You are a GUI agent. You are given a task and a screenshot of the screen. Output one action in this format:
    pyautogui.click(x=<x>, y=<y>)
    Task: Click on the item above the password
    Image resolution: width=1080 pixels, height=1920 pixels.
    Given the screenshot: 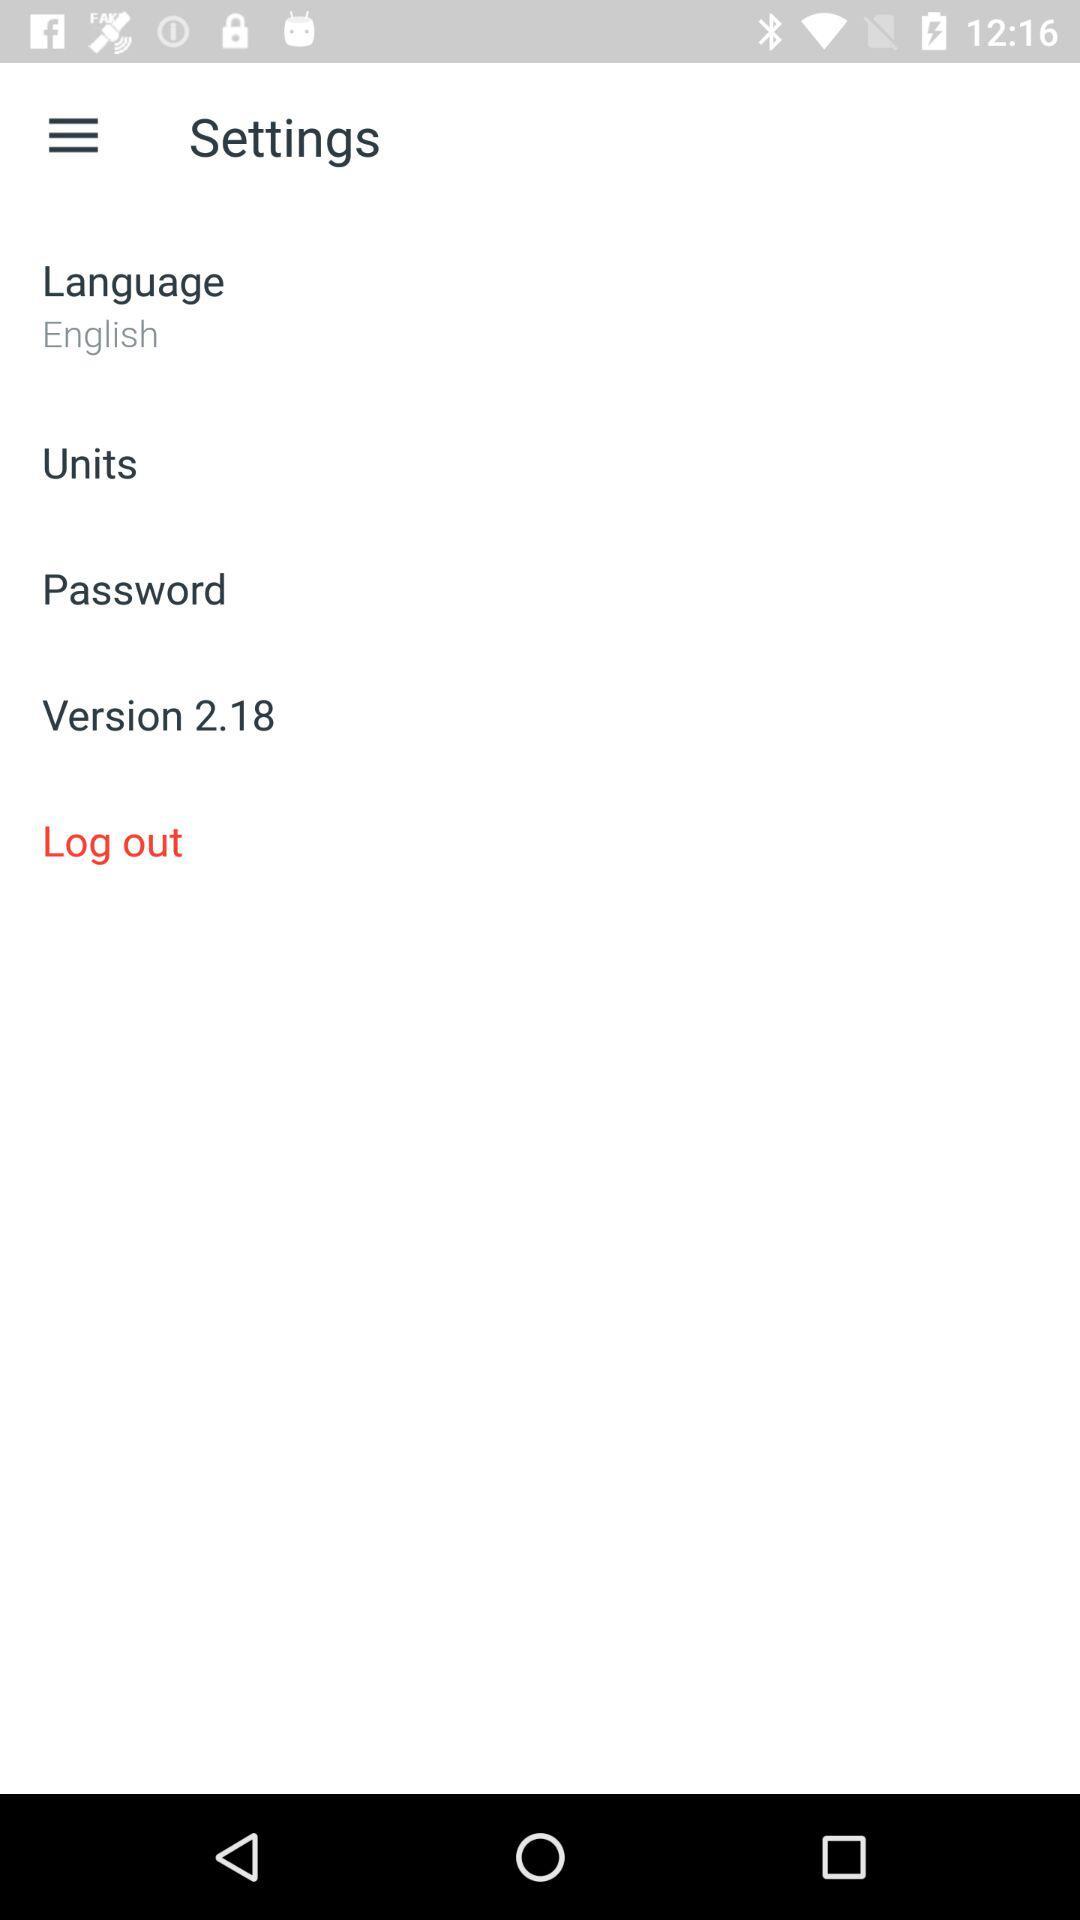 What is the action you would take?
    pyautogui.click(x=540, y=460)
    